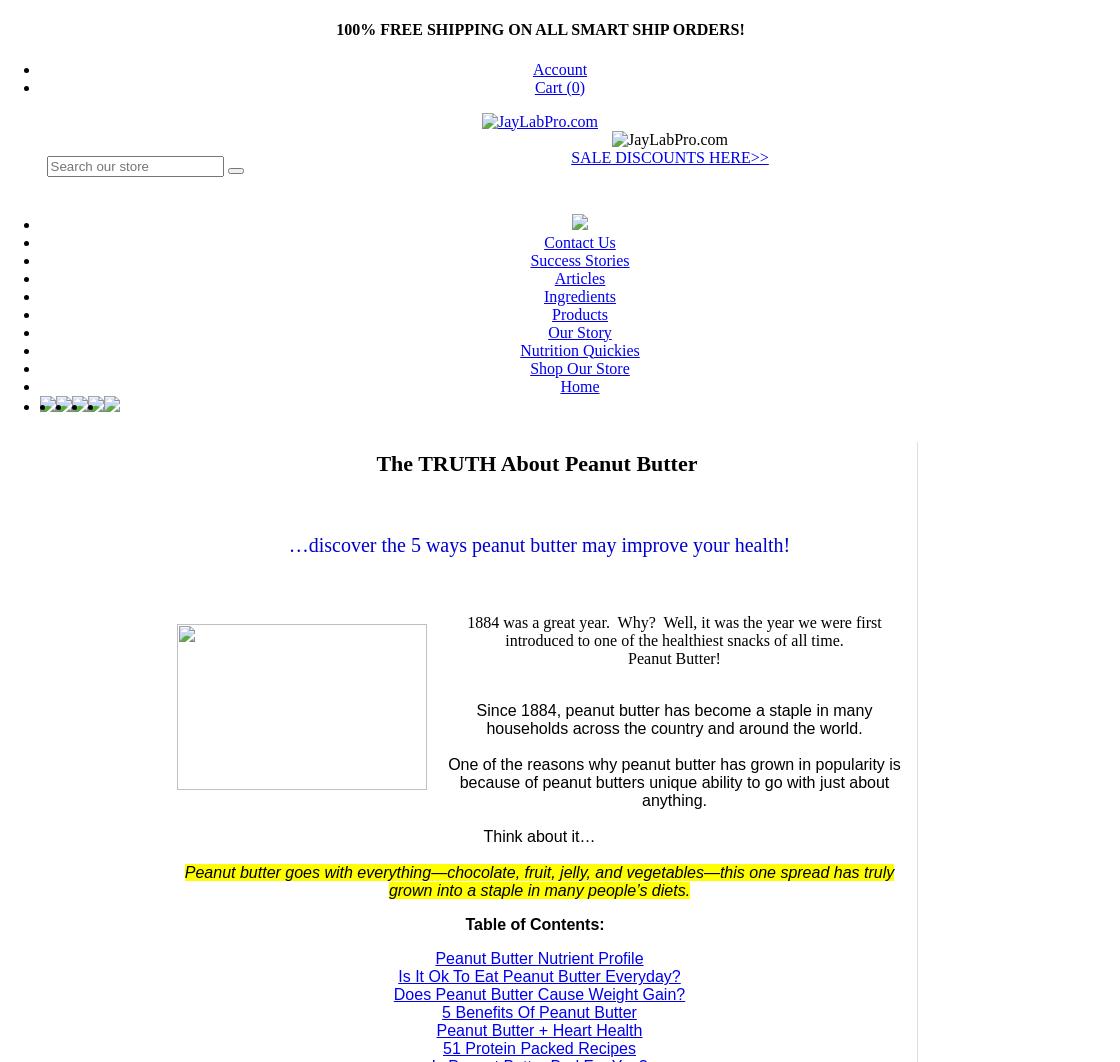 Image resolution: width=1120 pixels, height=1062 pixels. What do you see at coordinates (534, 86) in the screenshot?
I see `'Cart ('` at bounding box center [534, 86].